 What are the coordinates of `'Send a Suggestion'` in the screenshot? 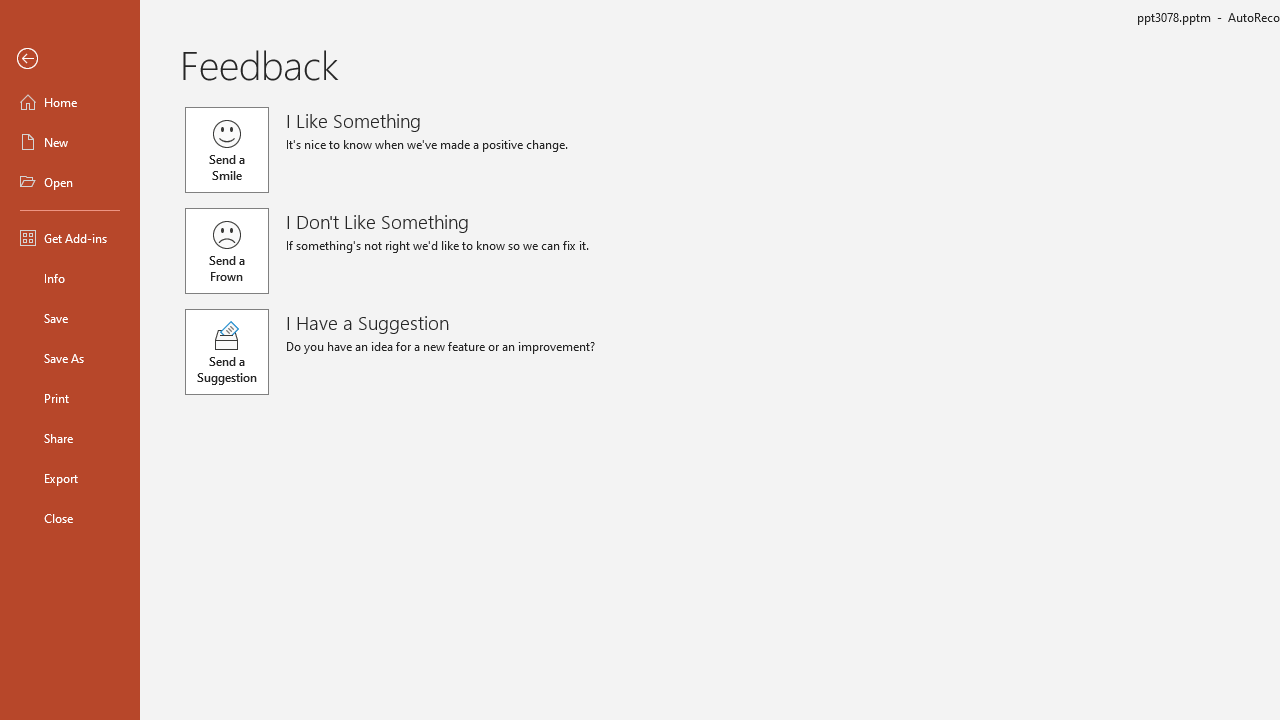 It's located at (227, 351).